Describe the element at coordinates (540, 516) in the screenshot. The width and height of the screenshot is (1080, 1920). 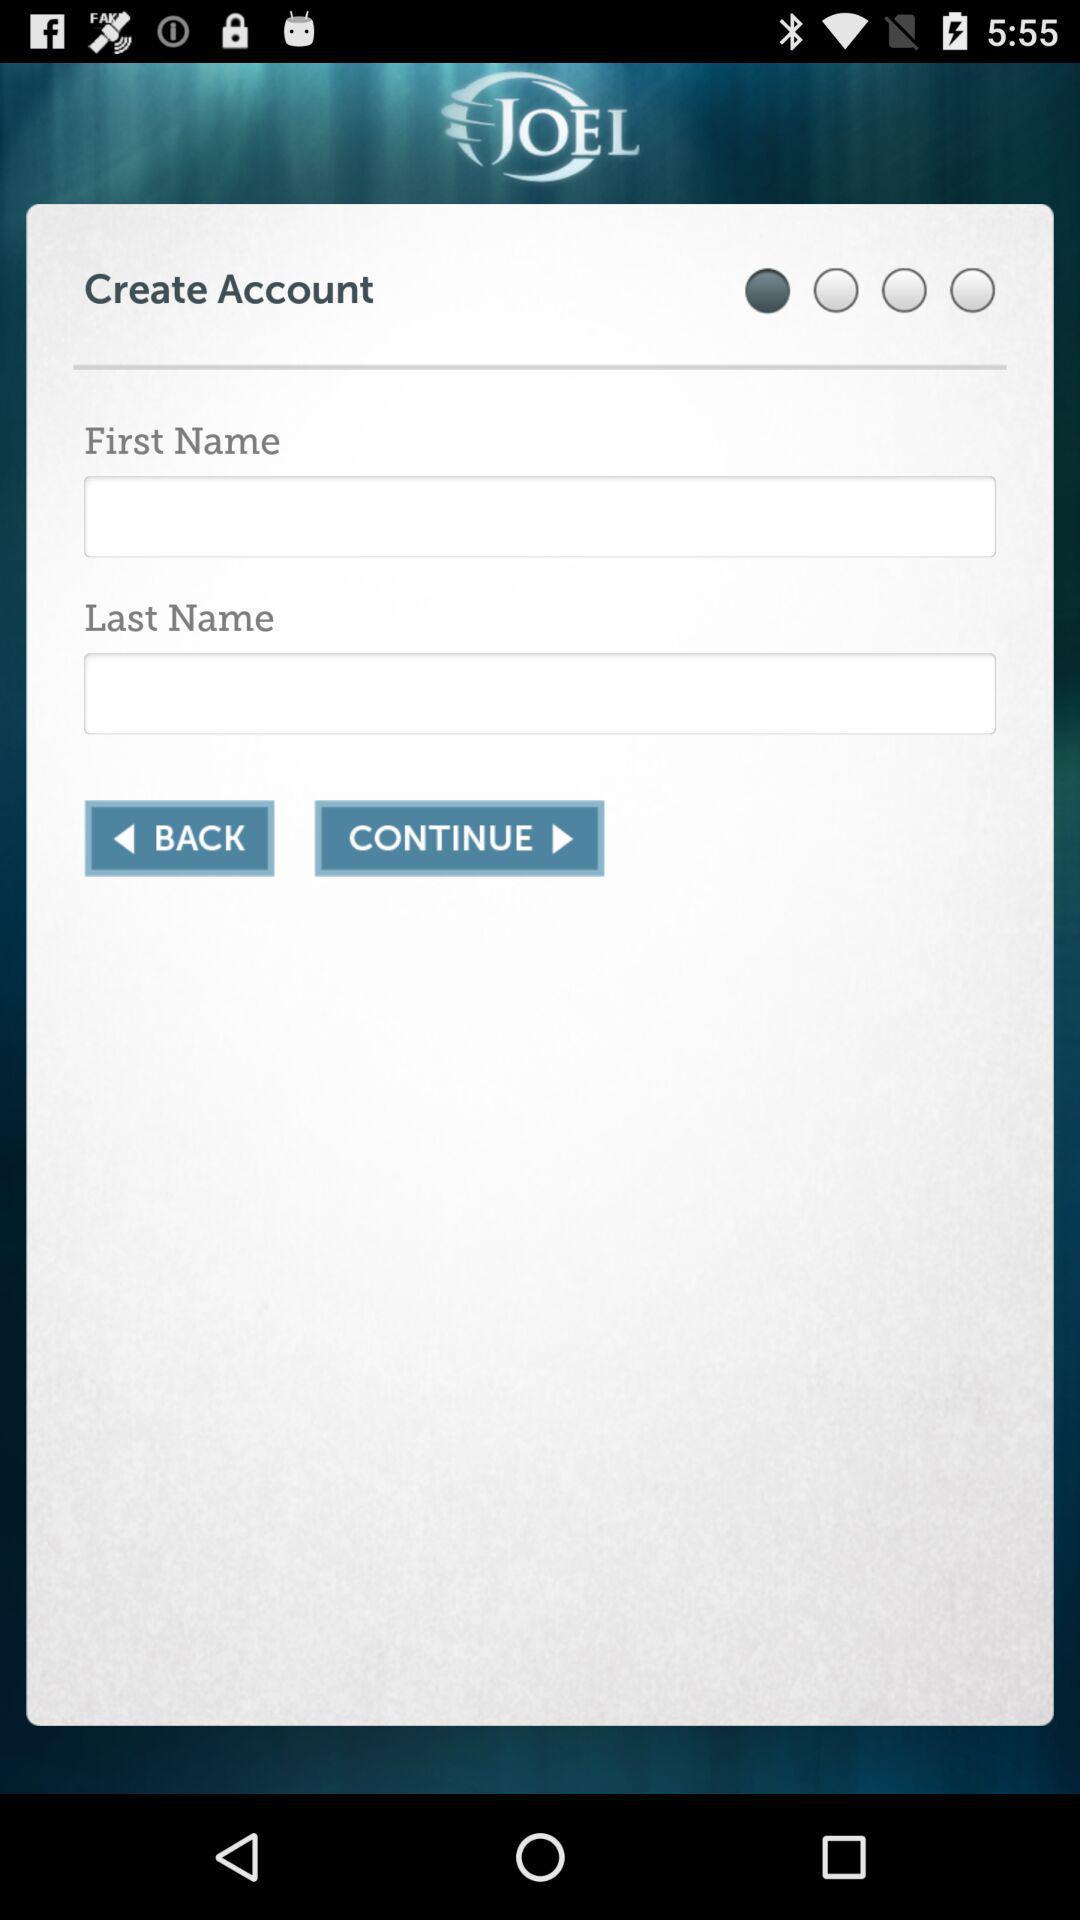
I see `text` at that location.